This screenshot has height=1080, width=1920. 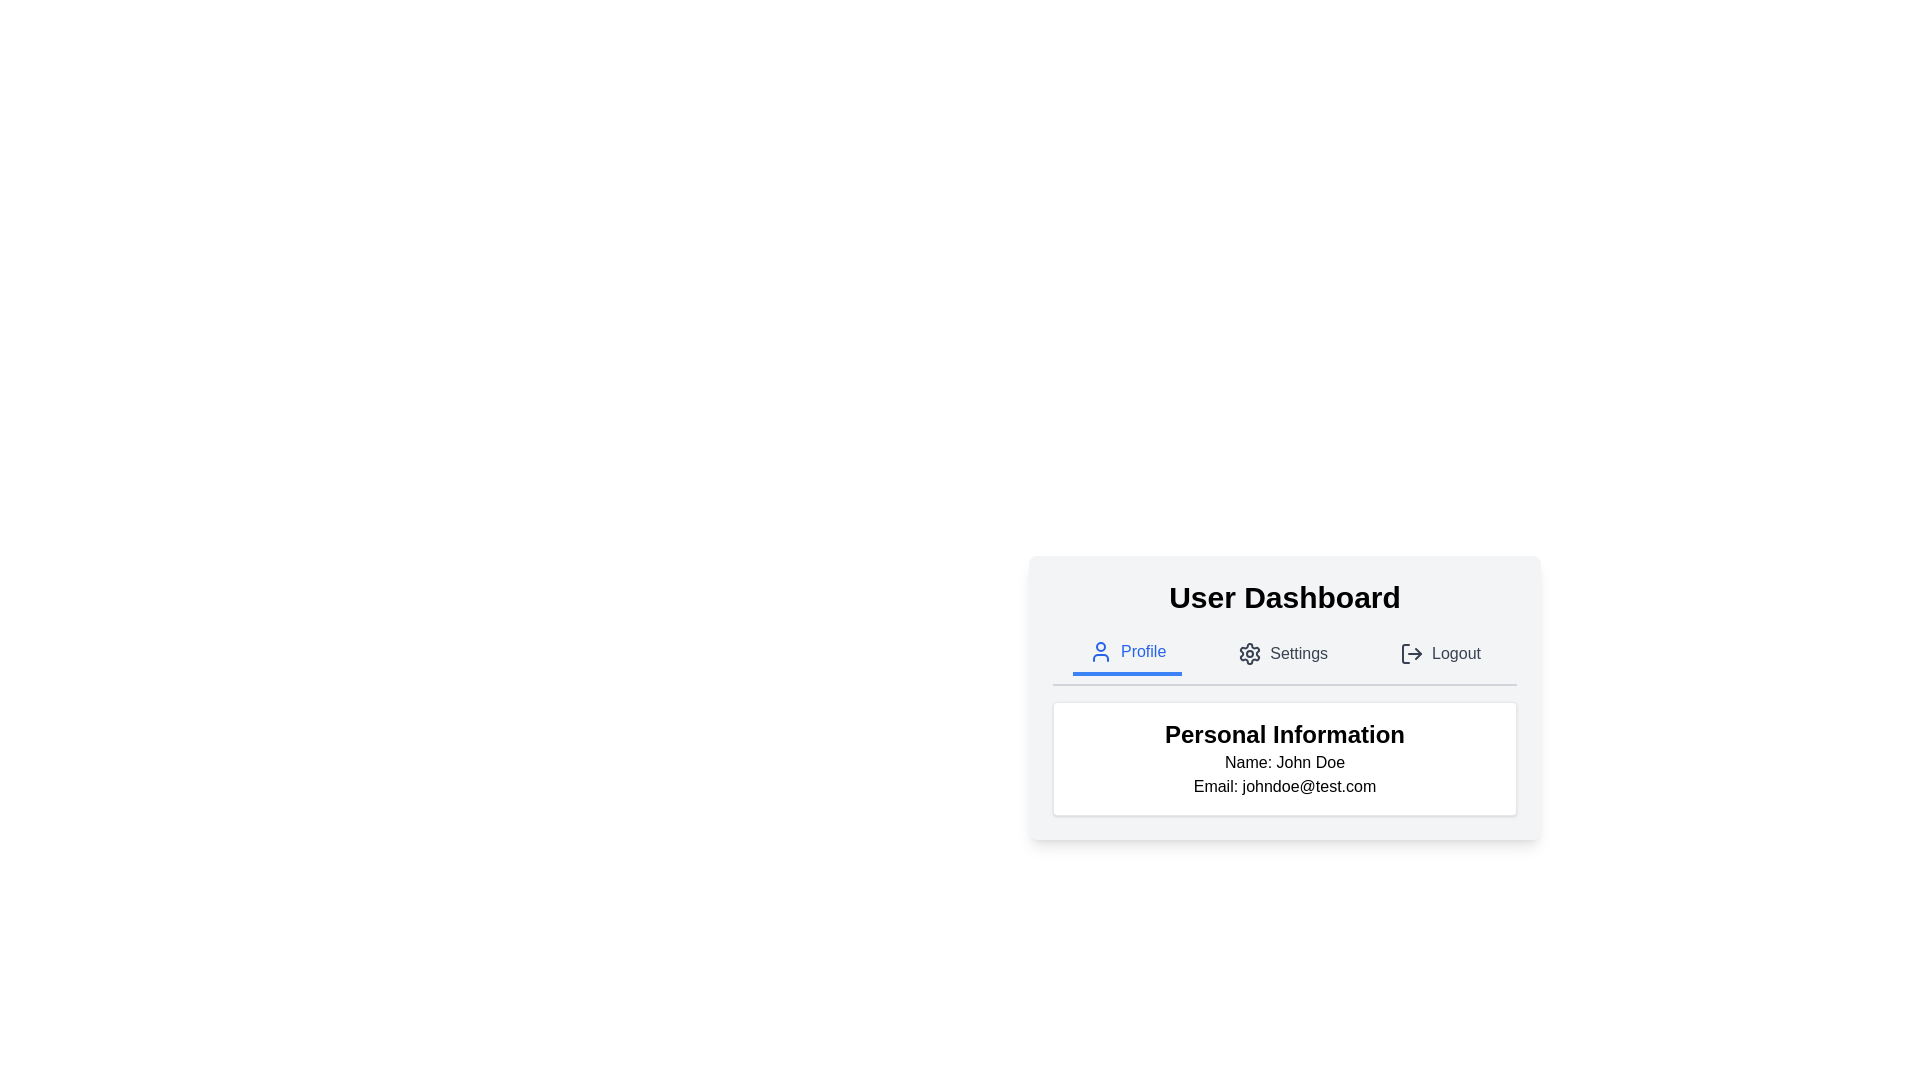 I want to click on text displayed in the Static Information Display, which shows personal information including the header 'Personal Information', the name 'John Doe', and the email 'johndoe@test.com', so click(x=1285, y=759).